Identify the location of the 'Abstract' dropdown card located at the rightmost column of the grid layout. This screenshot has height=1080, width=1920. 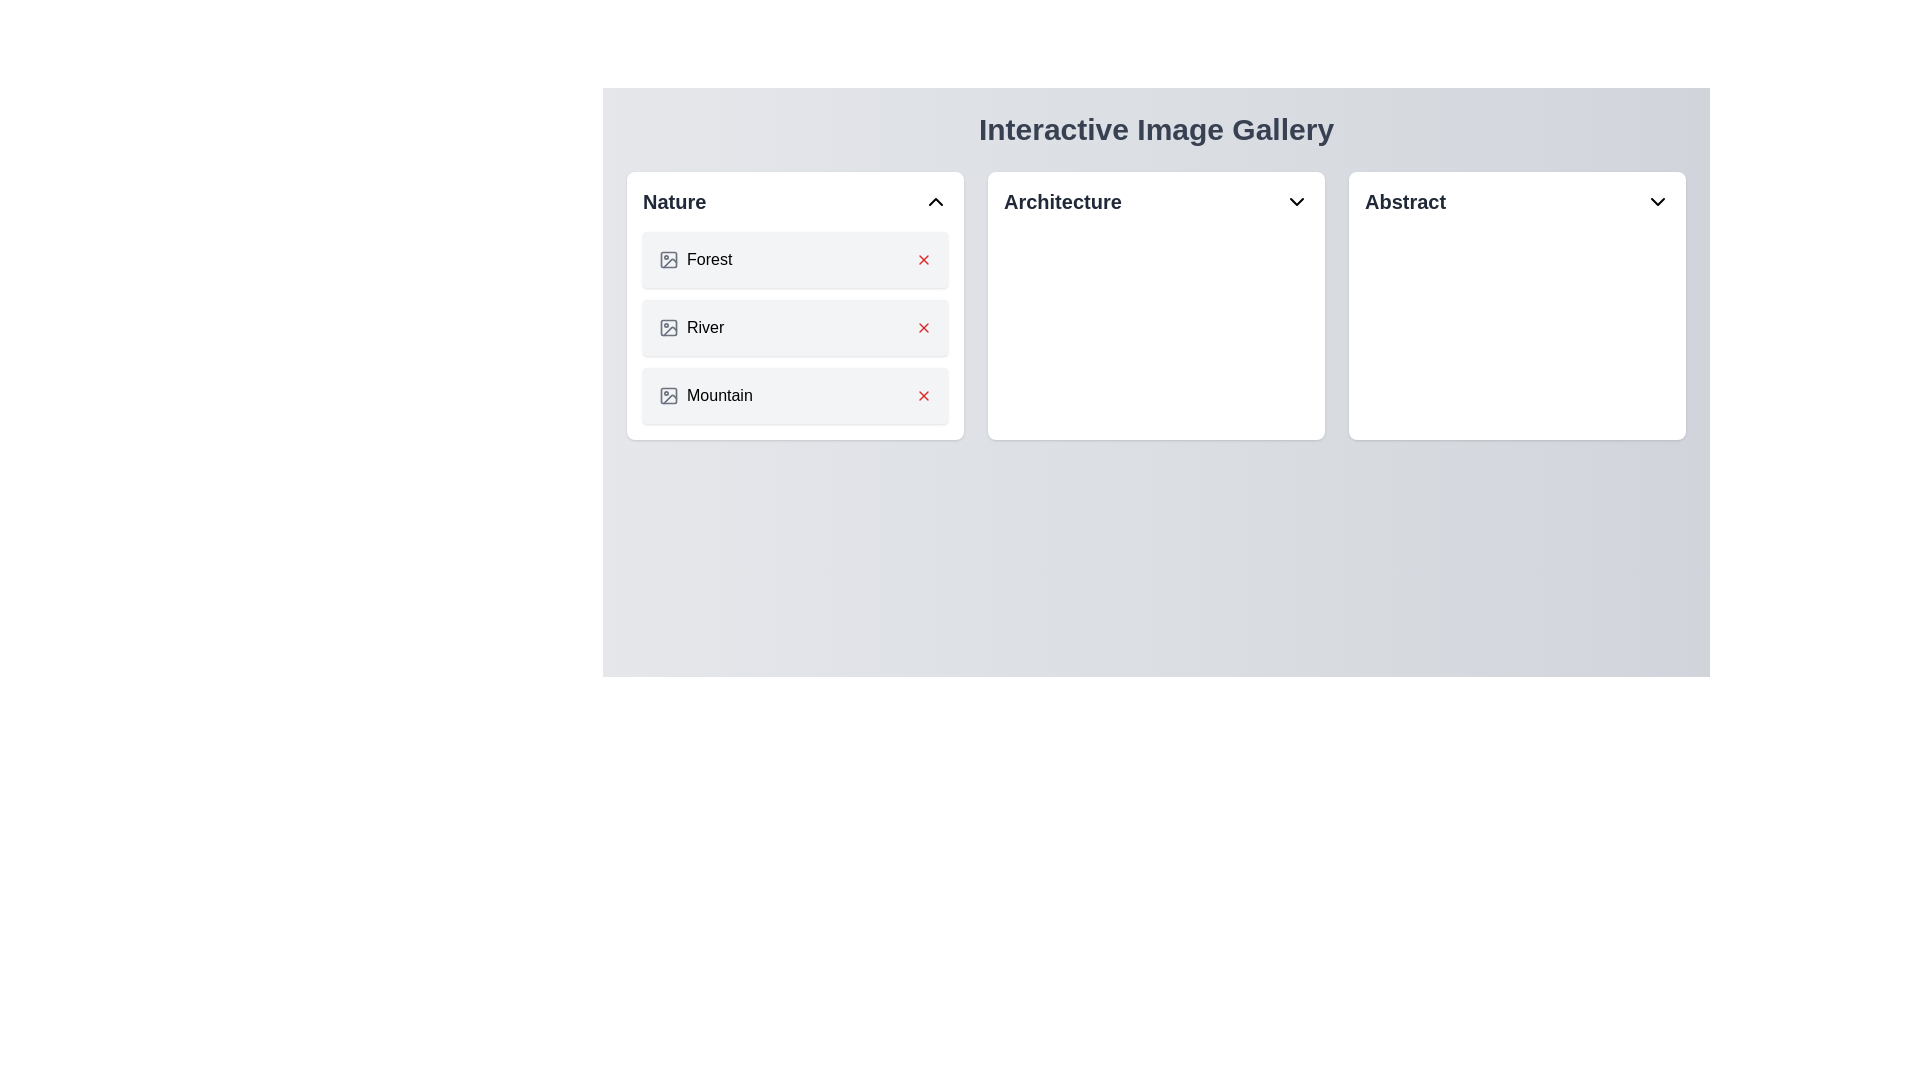
(1517, 305).